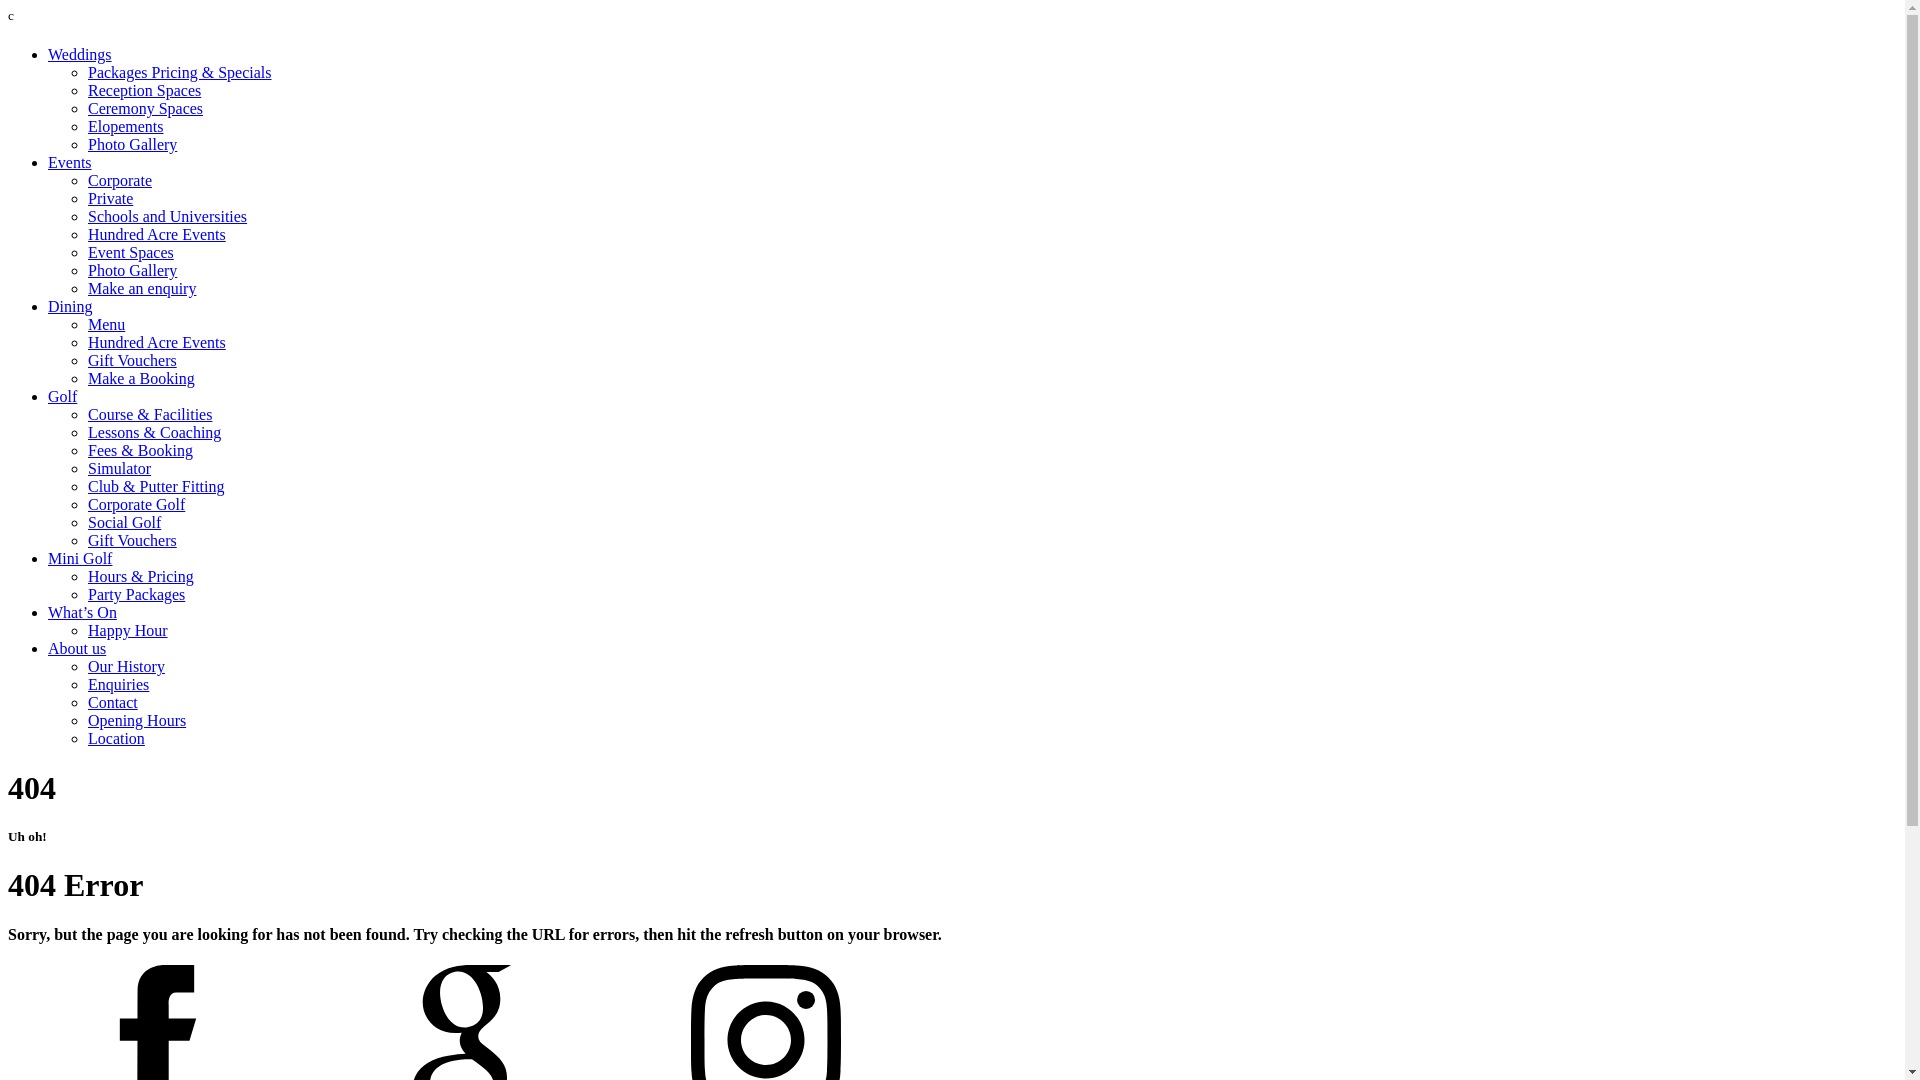 Image resolution: width=1920 pixels, height=1080 pixels. Describe the element at coordinates (105, 323) in the screenshot. I see `'Menu'` at that location.